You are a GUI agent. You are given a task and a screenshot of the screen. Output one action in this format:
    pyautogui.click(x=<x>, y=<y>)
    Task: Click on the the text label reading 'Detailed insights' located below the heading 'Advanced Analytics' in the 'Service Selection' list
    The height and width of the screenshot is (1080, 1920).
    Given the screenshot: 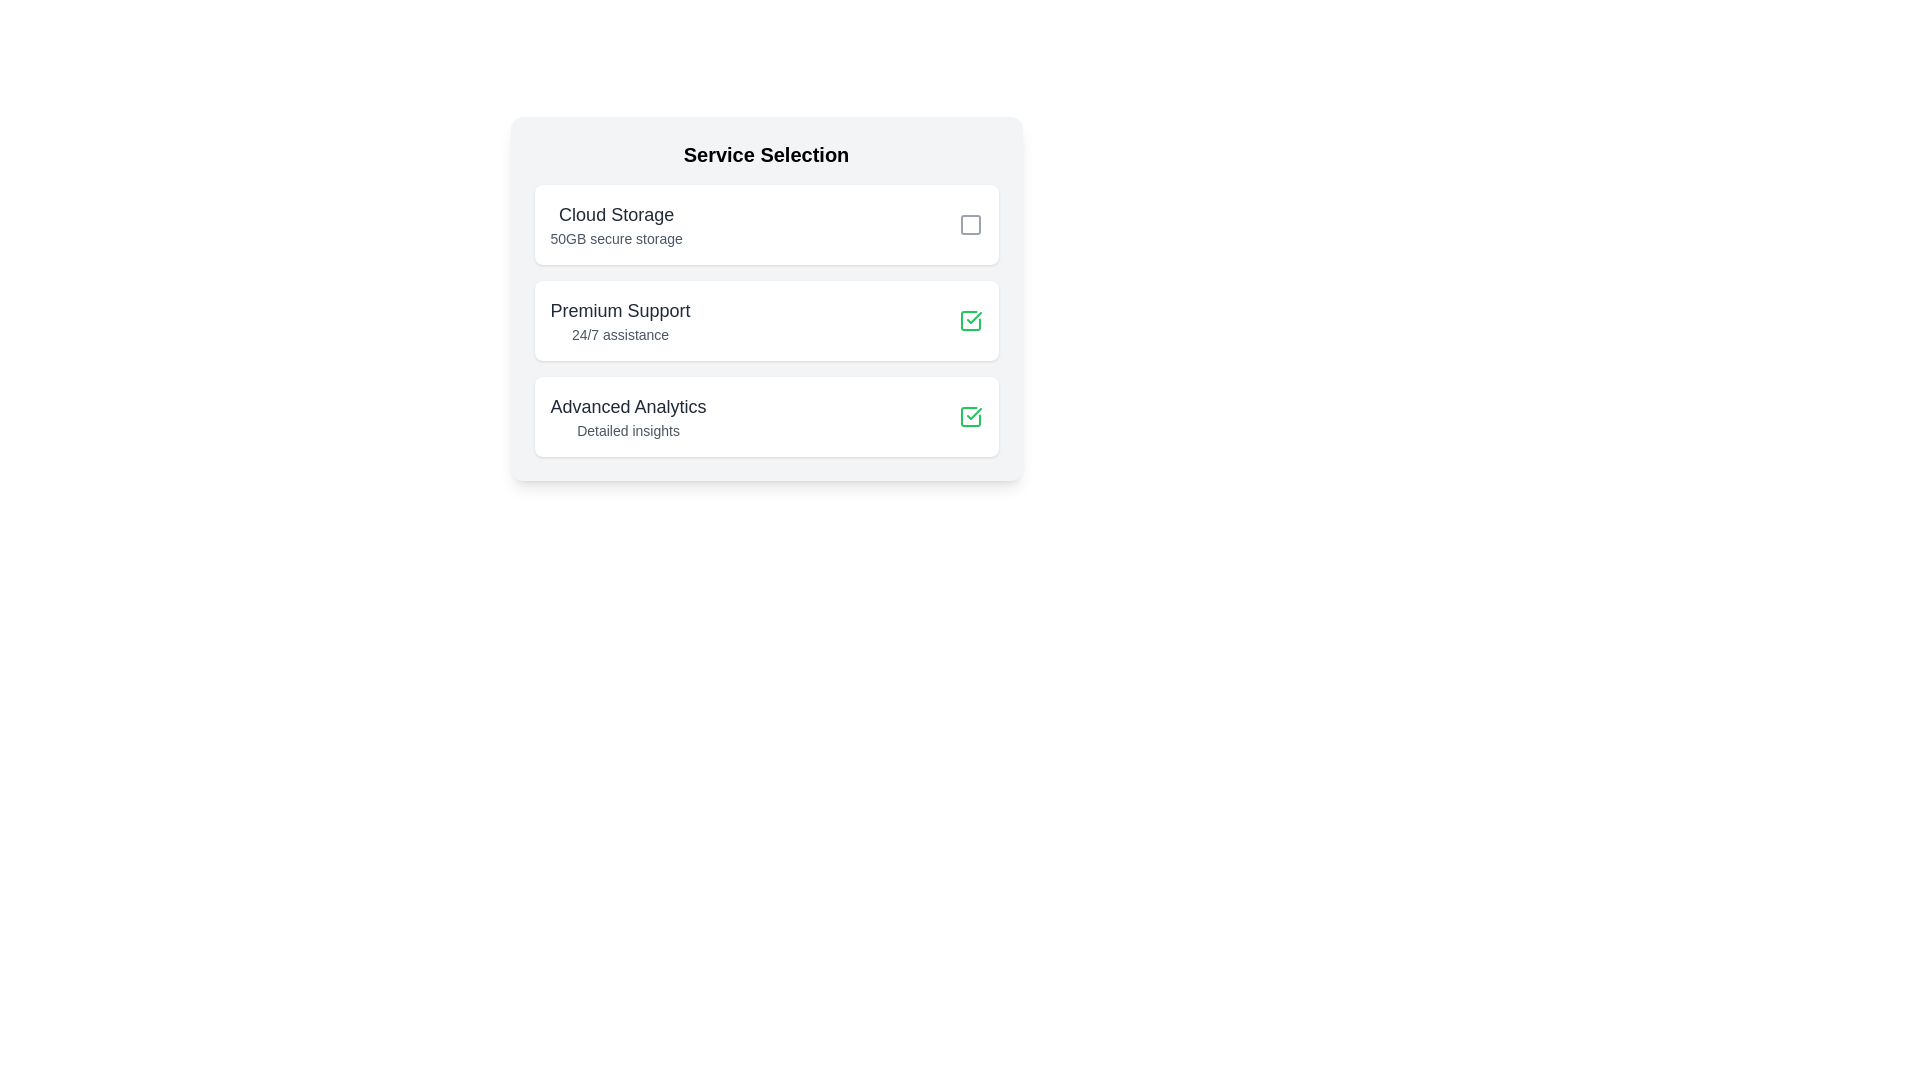 What is the action you would take?
    pyautogui.click(x=627, y=430)
    